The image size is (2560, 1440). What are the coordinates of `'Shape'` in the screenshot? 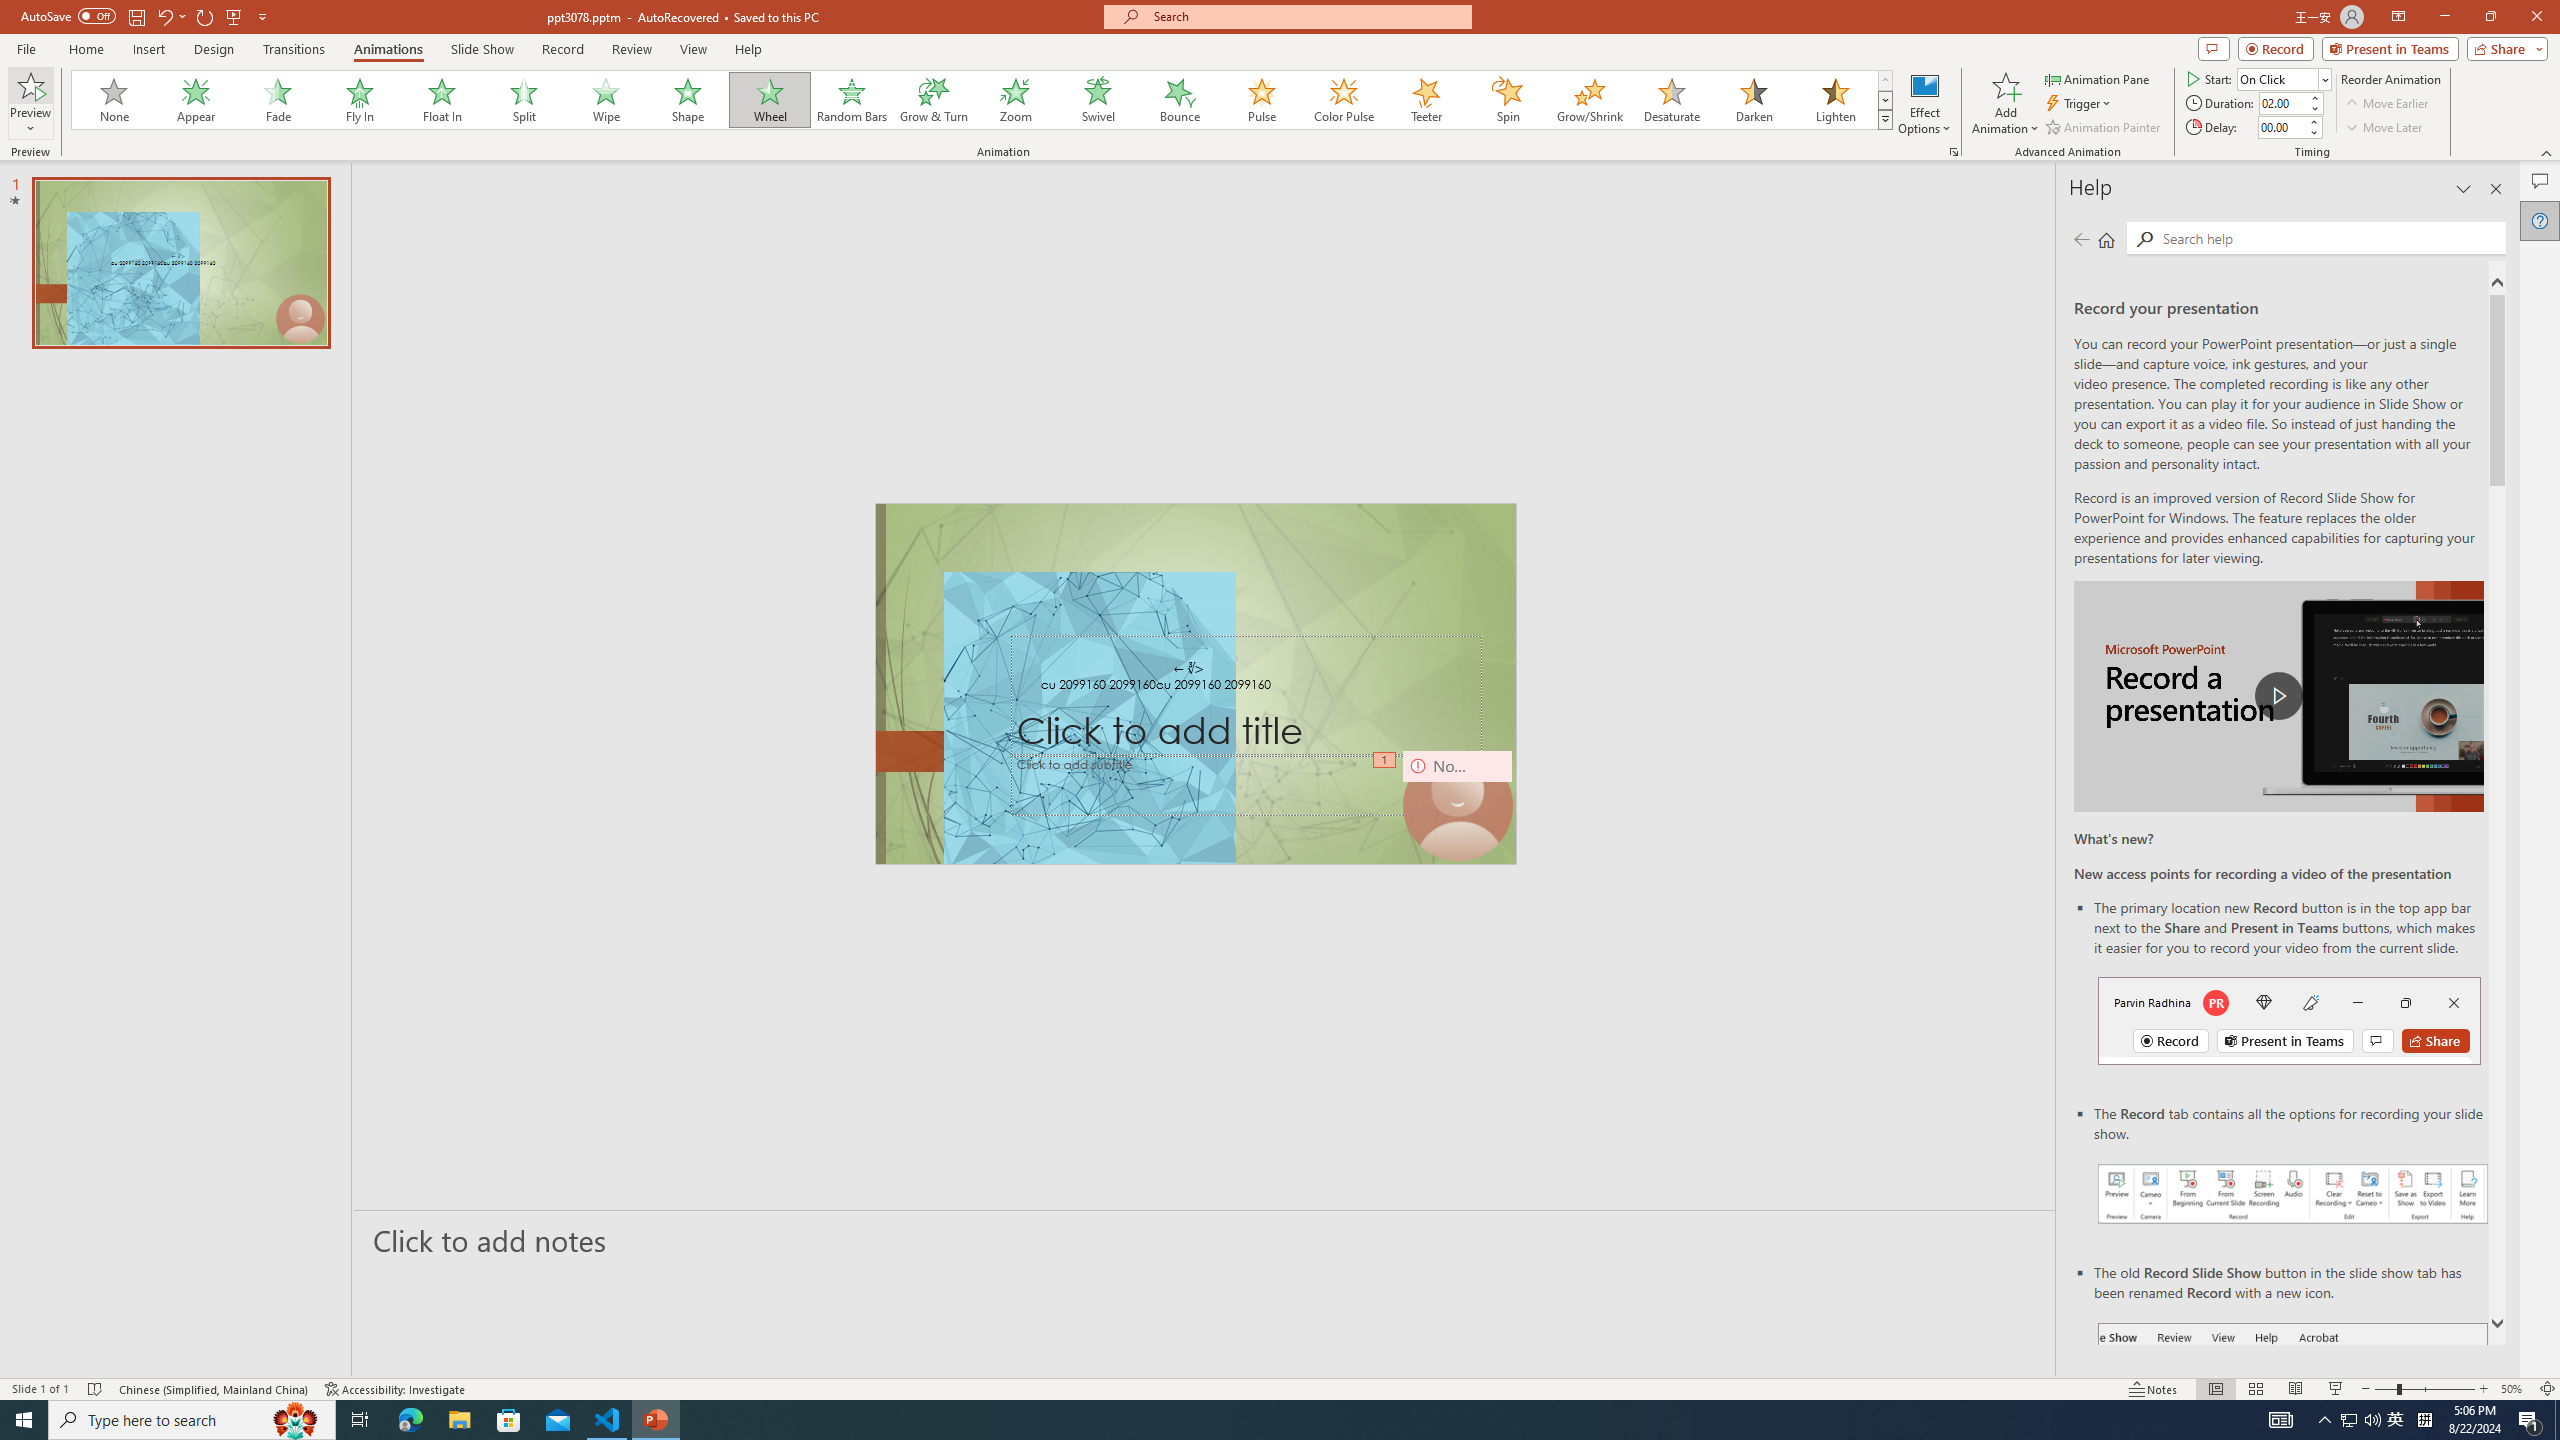 It's located at (688, 99).